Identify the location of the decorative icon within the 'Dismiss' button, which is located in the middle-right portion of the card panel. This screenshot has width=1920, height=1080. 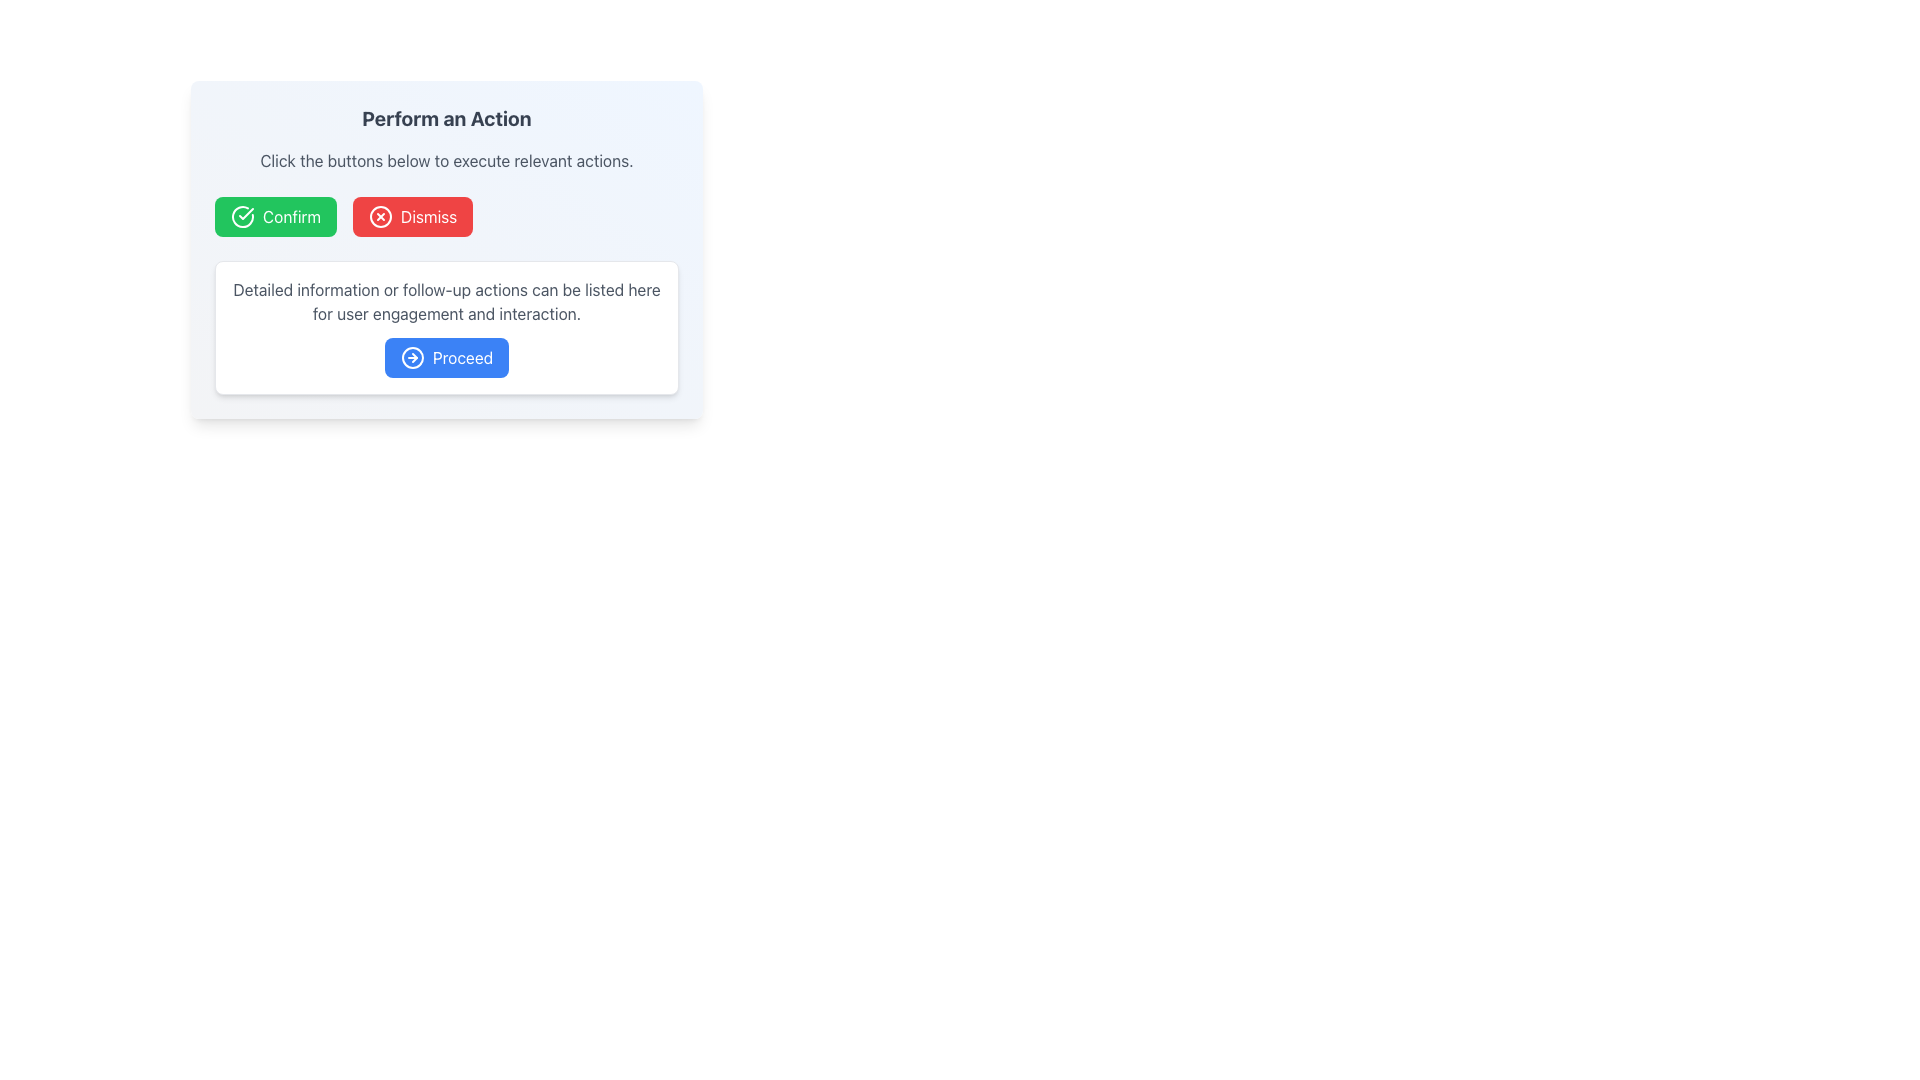
(380, 216).